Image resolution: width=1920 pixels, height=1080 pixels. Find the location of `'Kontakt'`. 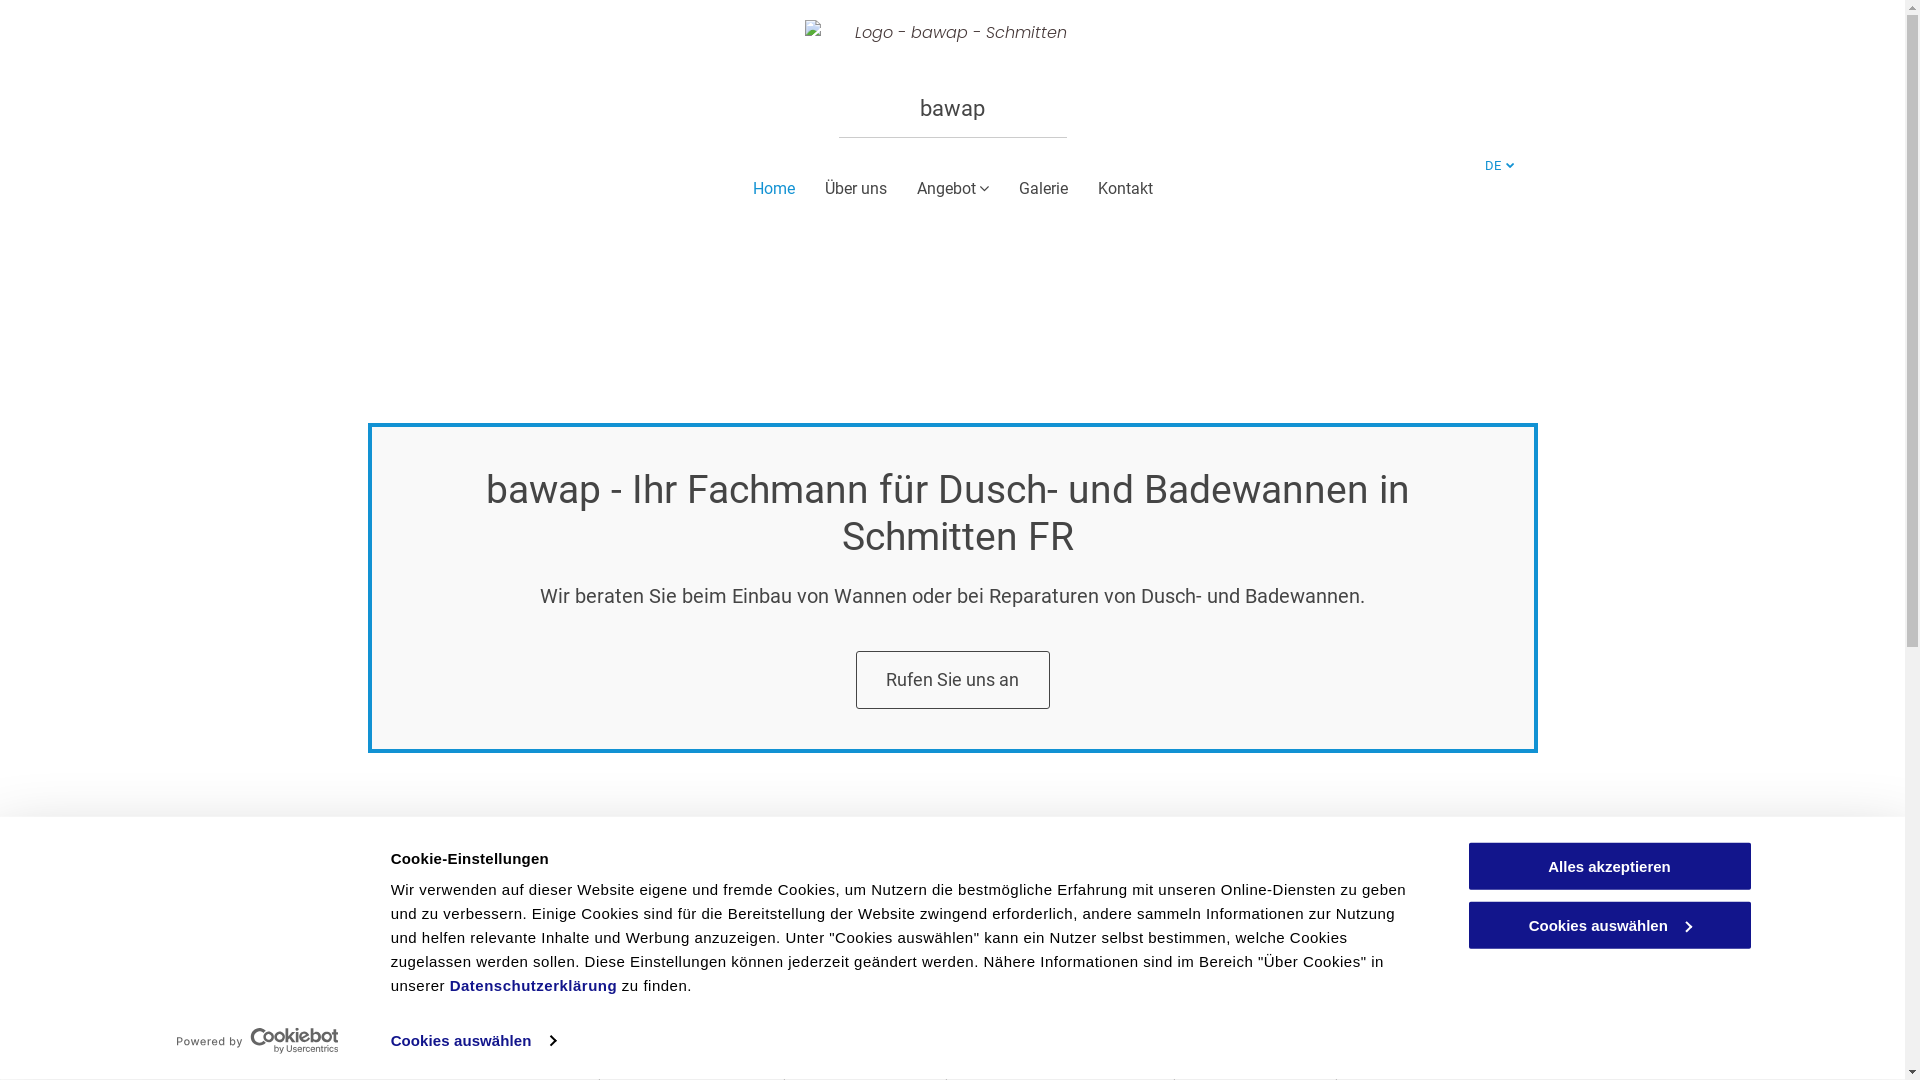

'Kontakt' is located at coordinates (1125, 188).